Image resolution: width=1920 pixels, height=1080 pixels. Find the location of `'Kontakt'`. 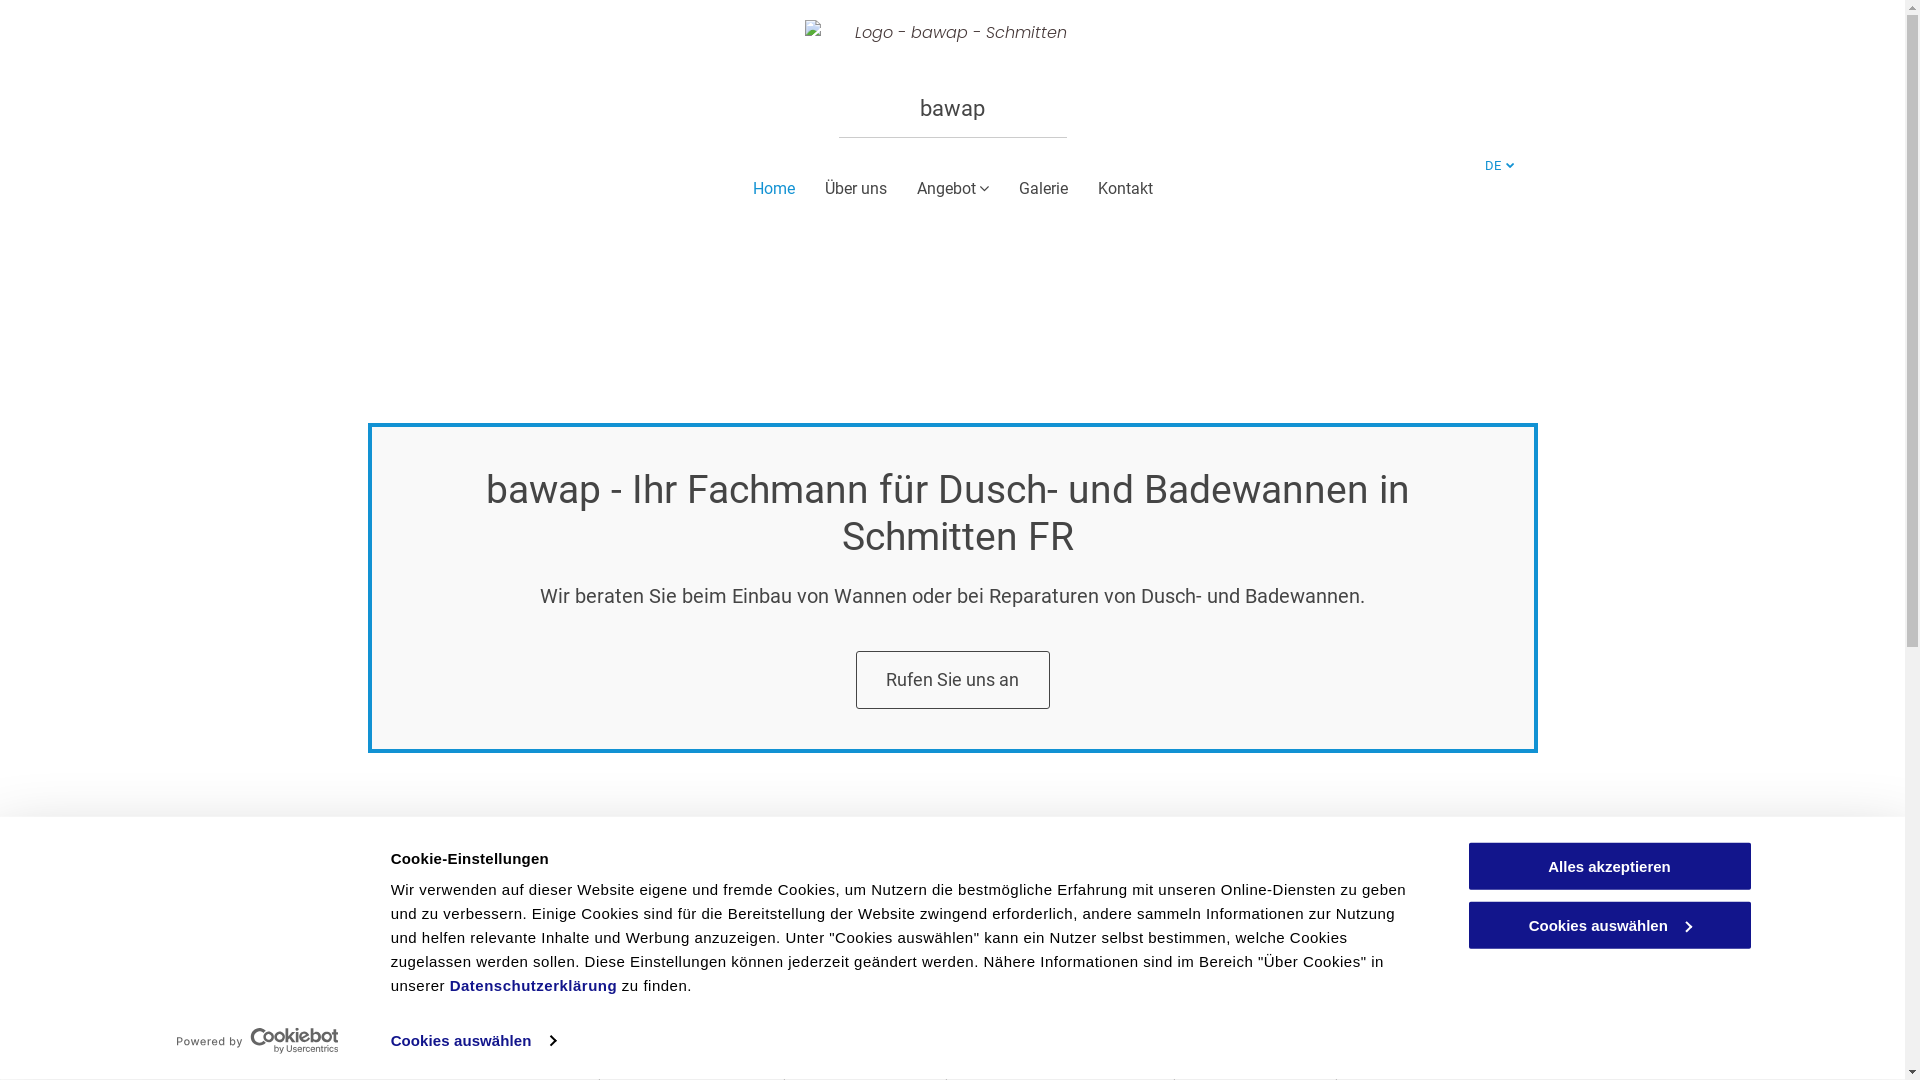

'Kontakt' is located at coordinates (1125, 188).